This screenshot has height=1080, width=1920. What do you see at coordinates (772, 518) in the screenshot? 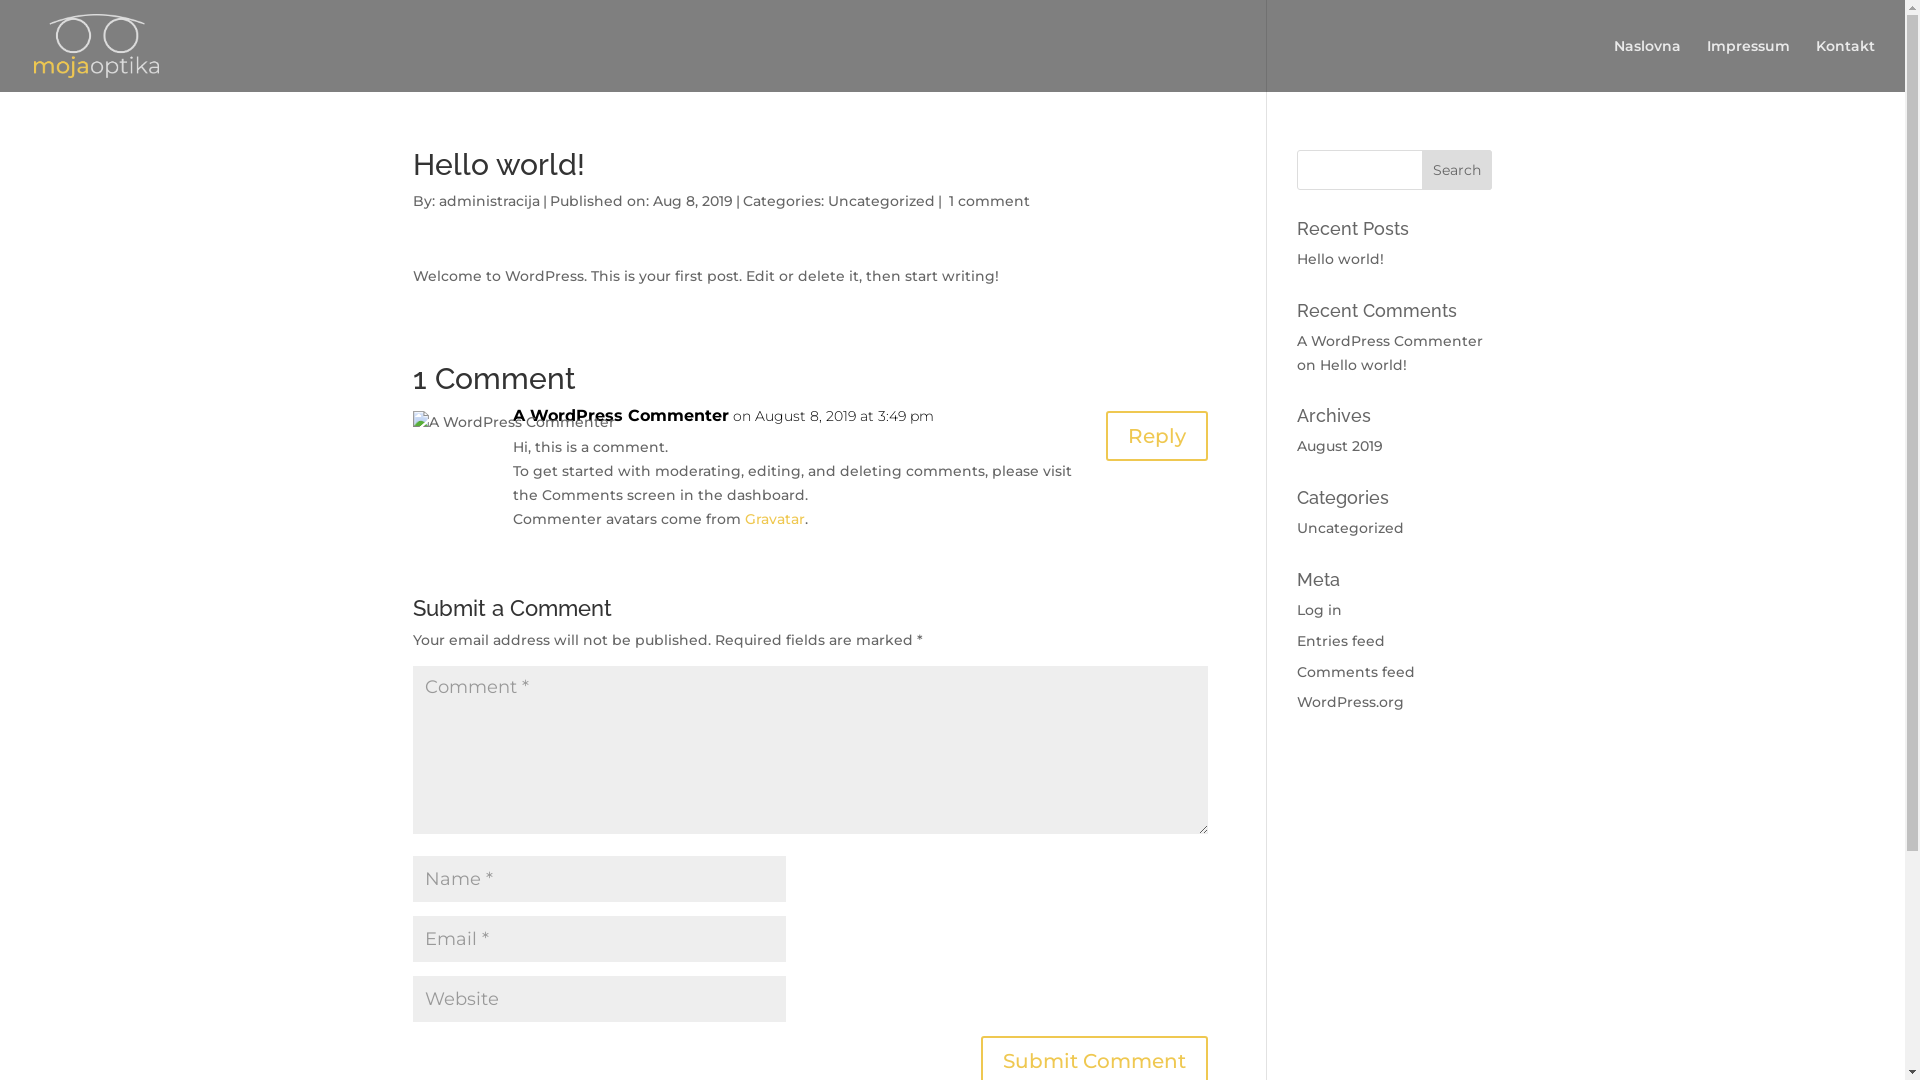
I see `'Gravatar'` at bounding box center [772, 518].